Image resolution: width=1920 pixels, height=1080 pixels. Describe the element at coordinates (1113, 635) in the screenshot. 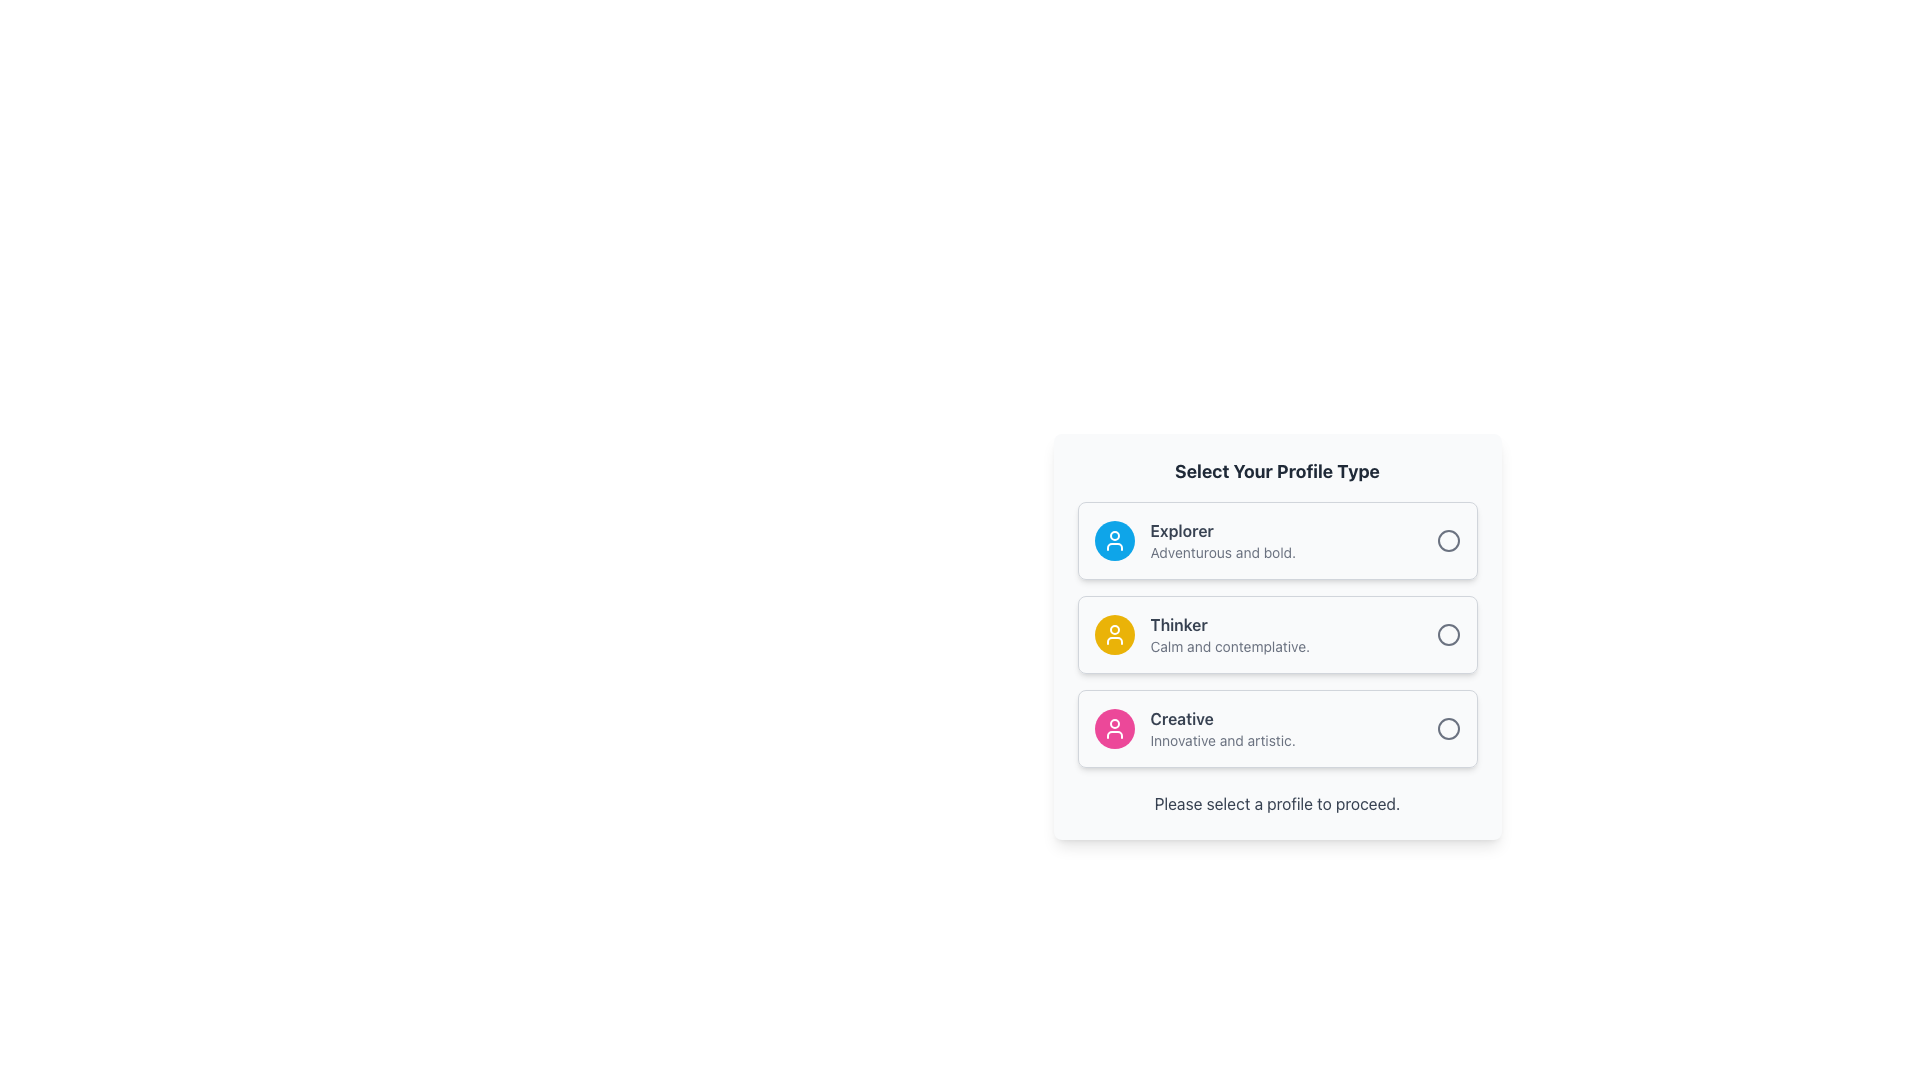

I see `the yellow circular icon with a white outline of a user, located to the left of the 'Thinker' profile card in the profile selection list` at that location.